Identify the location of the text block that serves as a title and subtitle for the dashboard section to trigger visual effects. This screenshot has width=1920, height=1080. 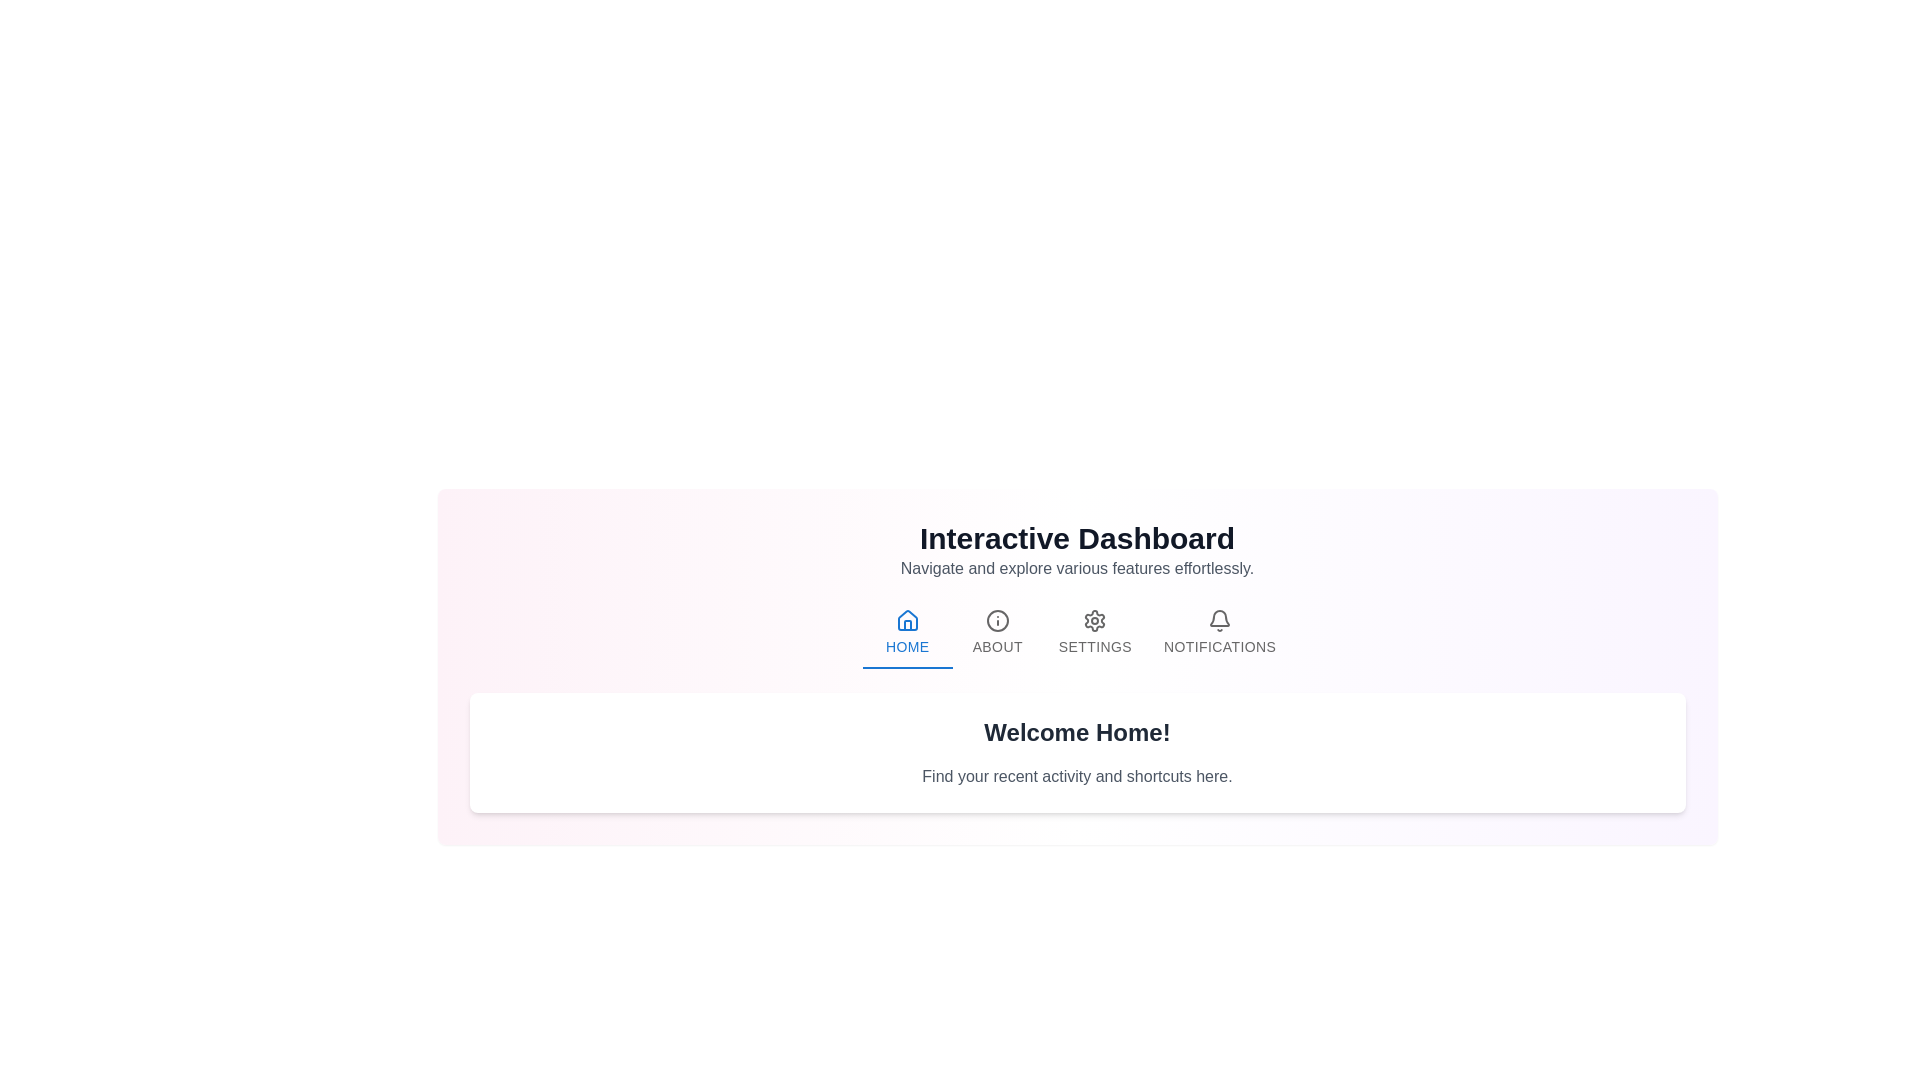
(1076, 551).